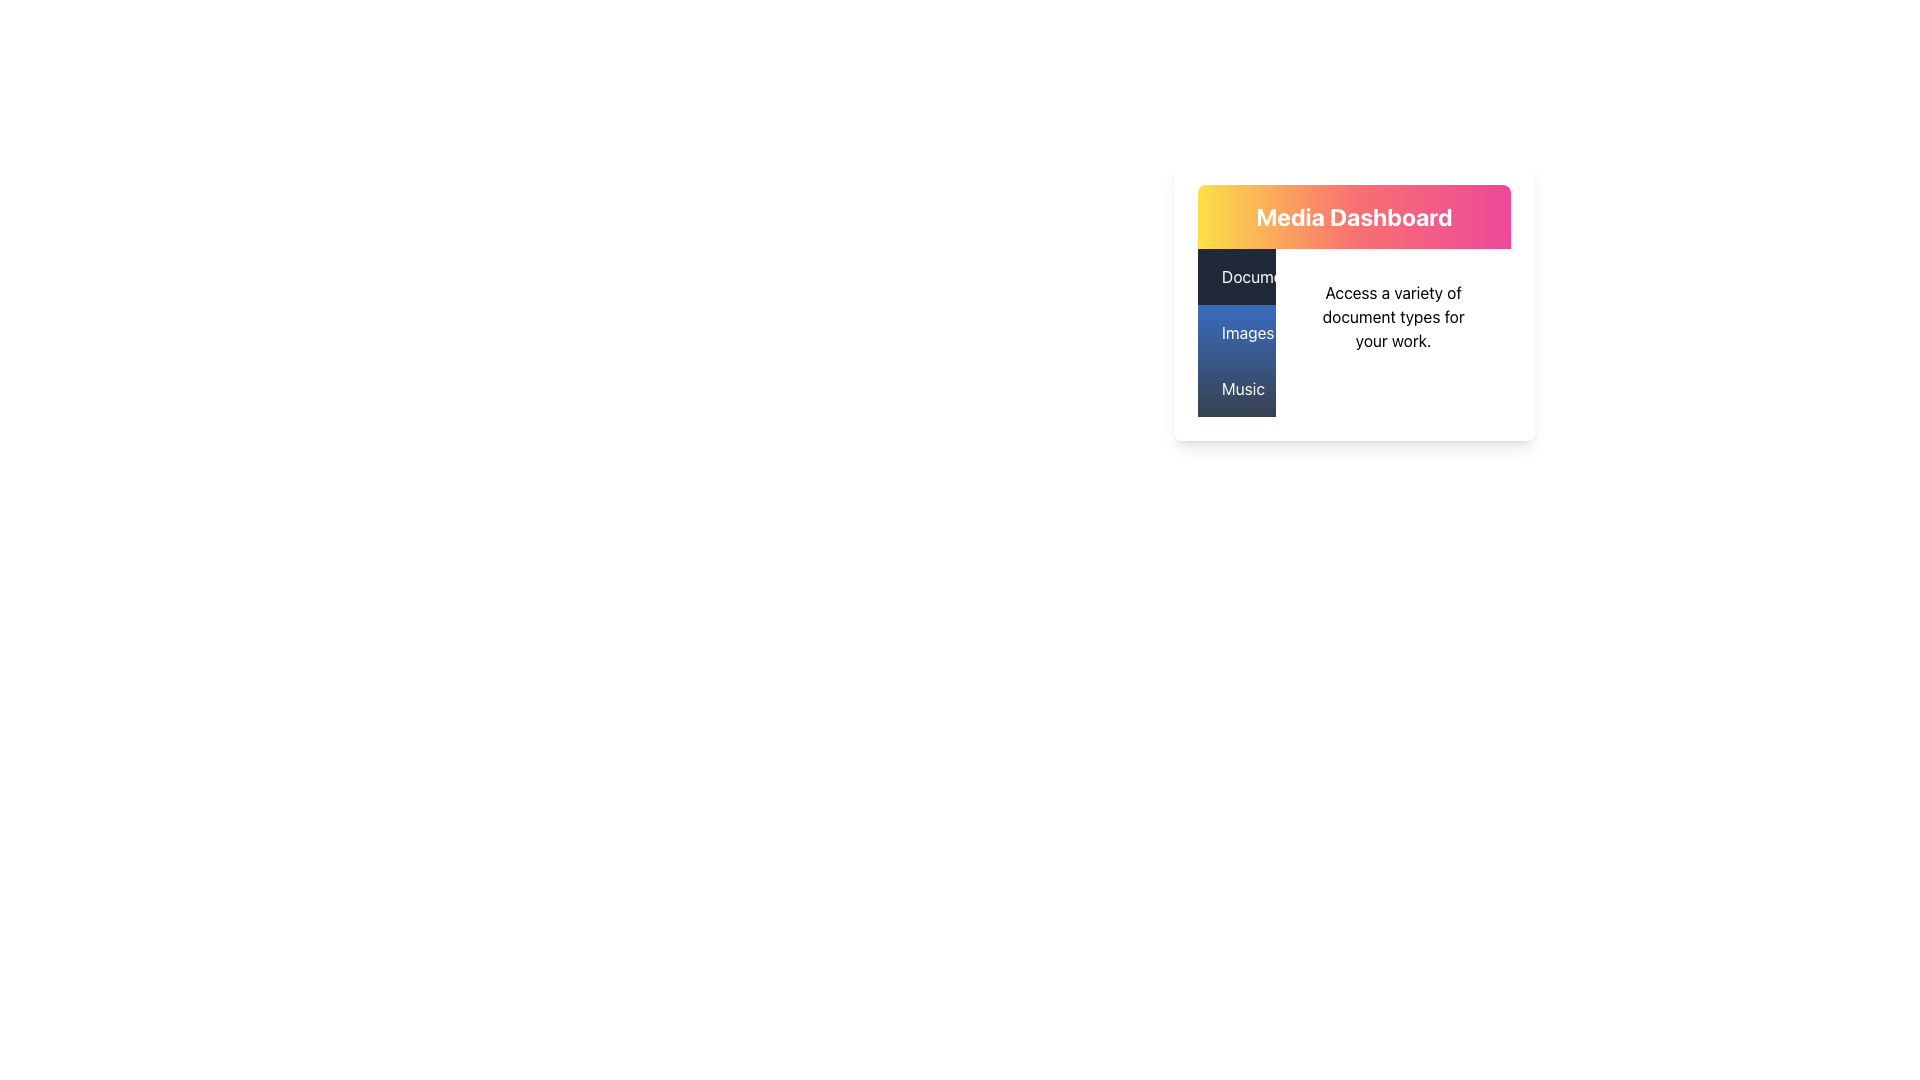  What do you see at coordinates (1224, 331) in the screenshot?
I see `the small rectangular graphical icon component representing images in the Media Dashboard menu to trigger hover effects` at bounding box center [1224, 331].